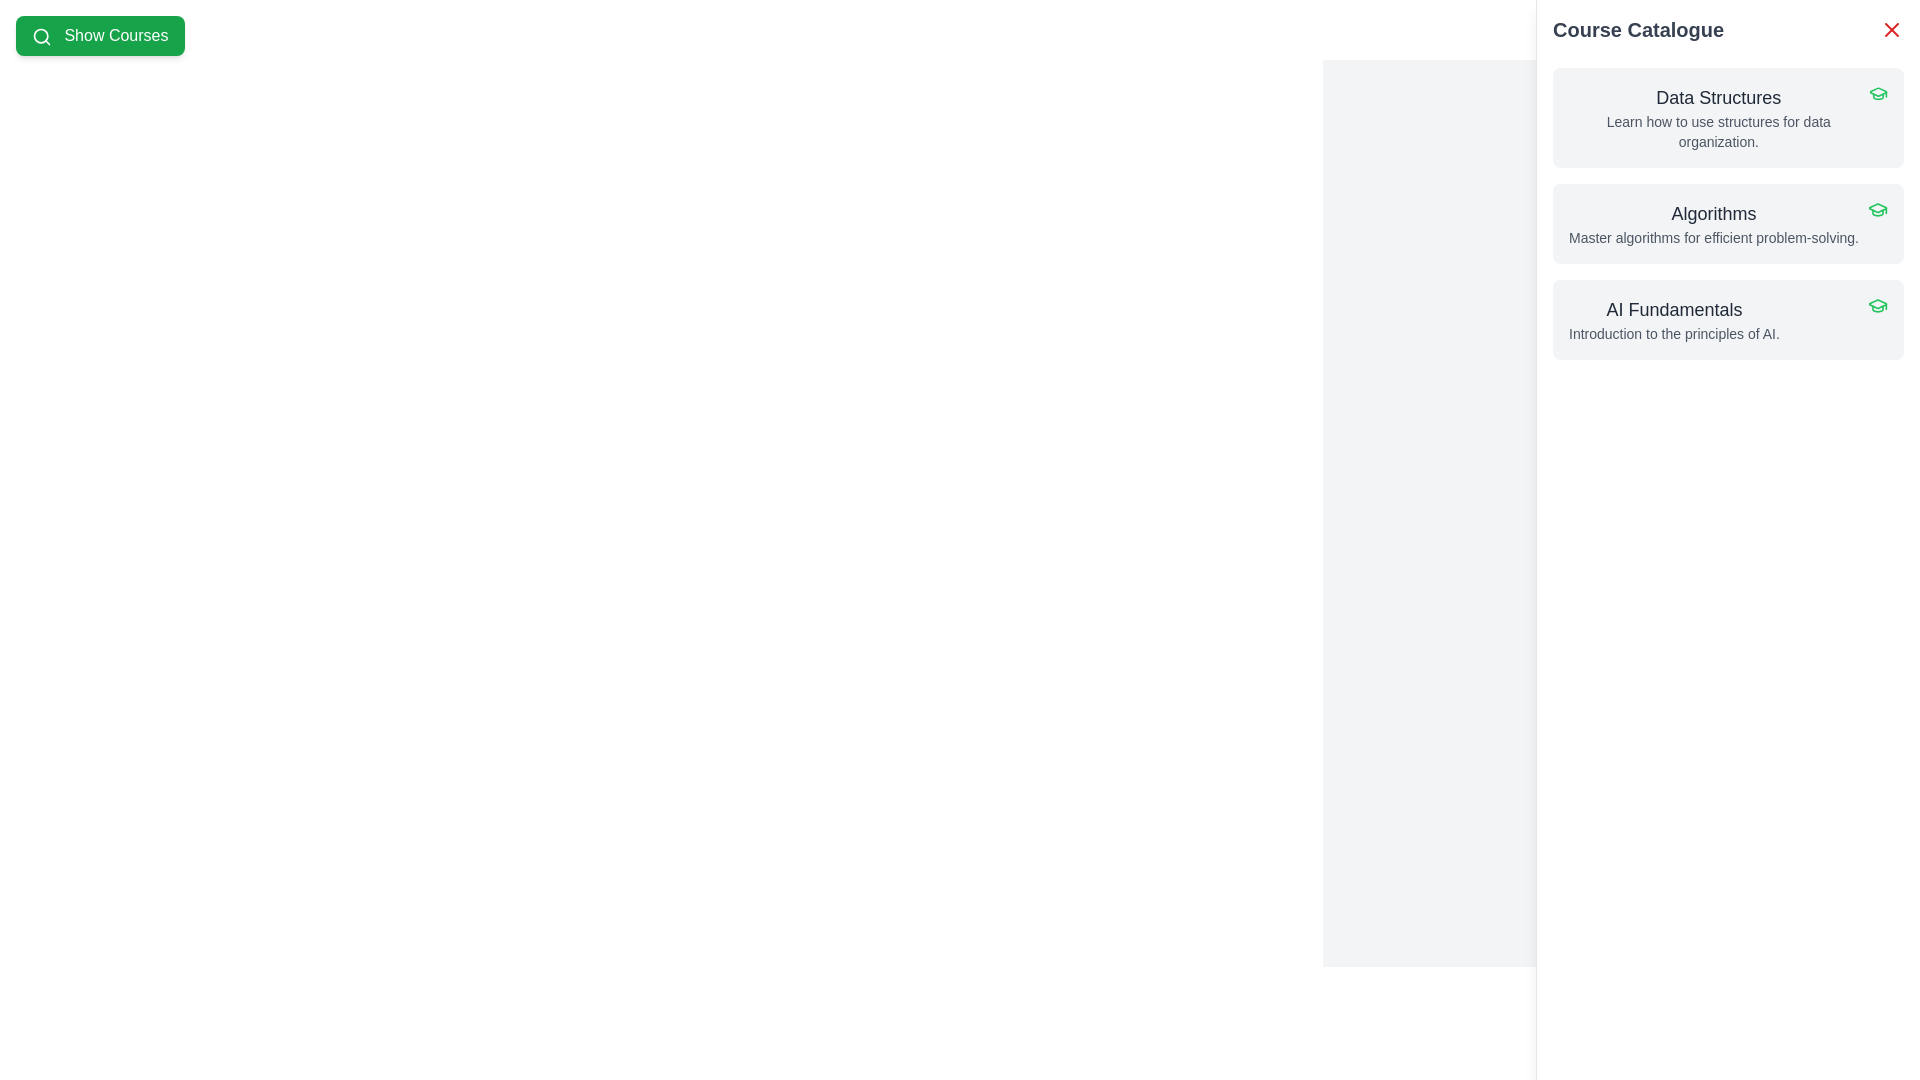  Describe the element at coordinates (1727, 213) in the screenshot. I see `the interactive module within the 'Course Catalogue' sidebar` at that location.